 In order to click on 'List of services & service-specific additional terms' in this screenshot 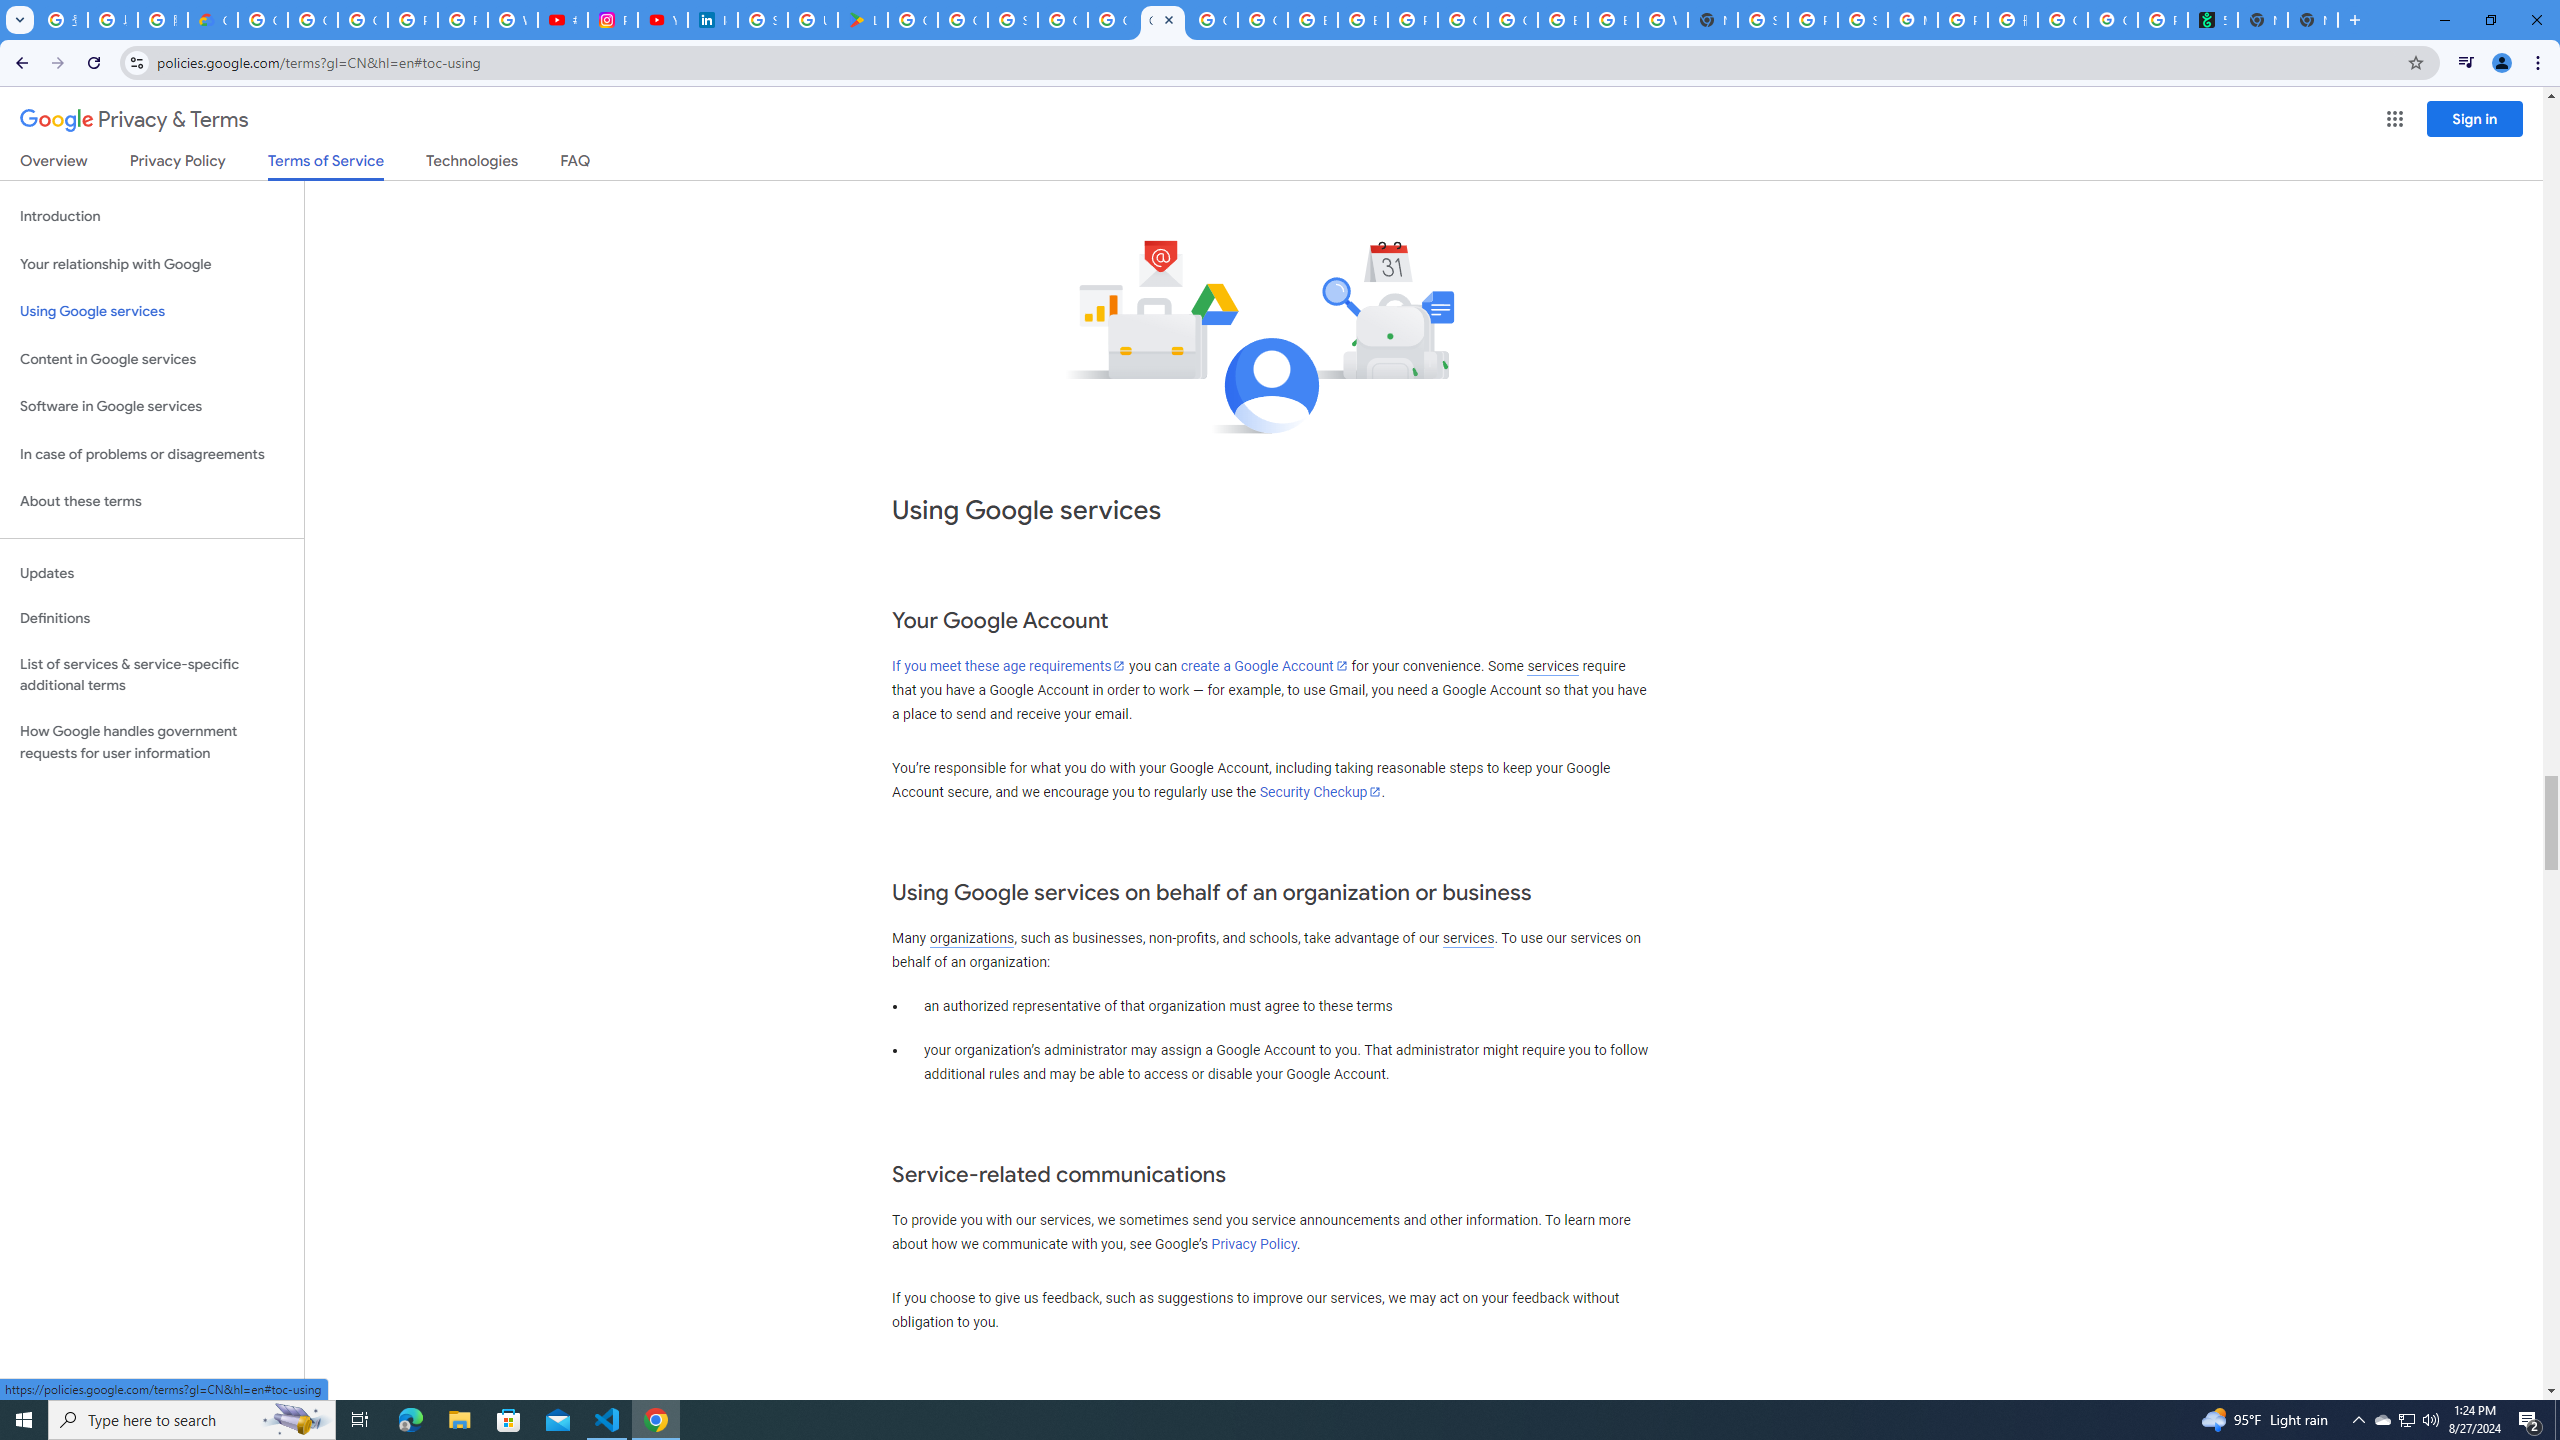, I will do `click(151, 674)`.